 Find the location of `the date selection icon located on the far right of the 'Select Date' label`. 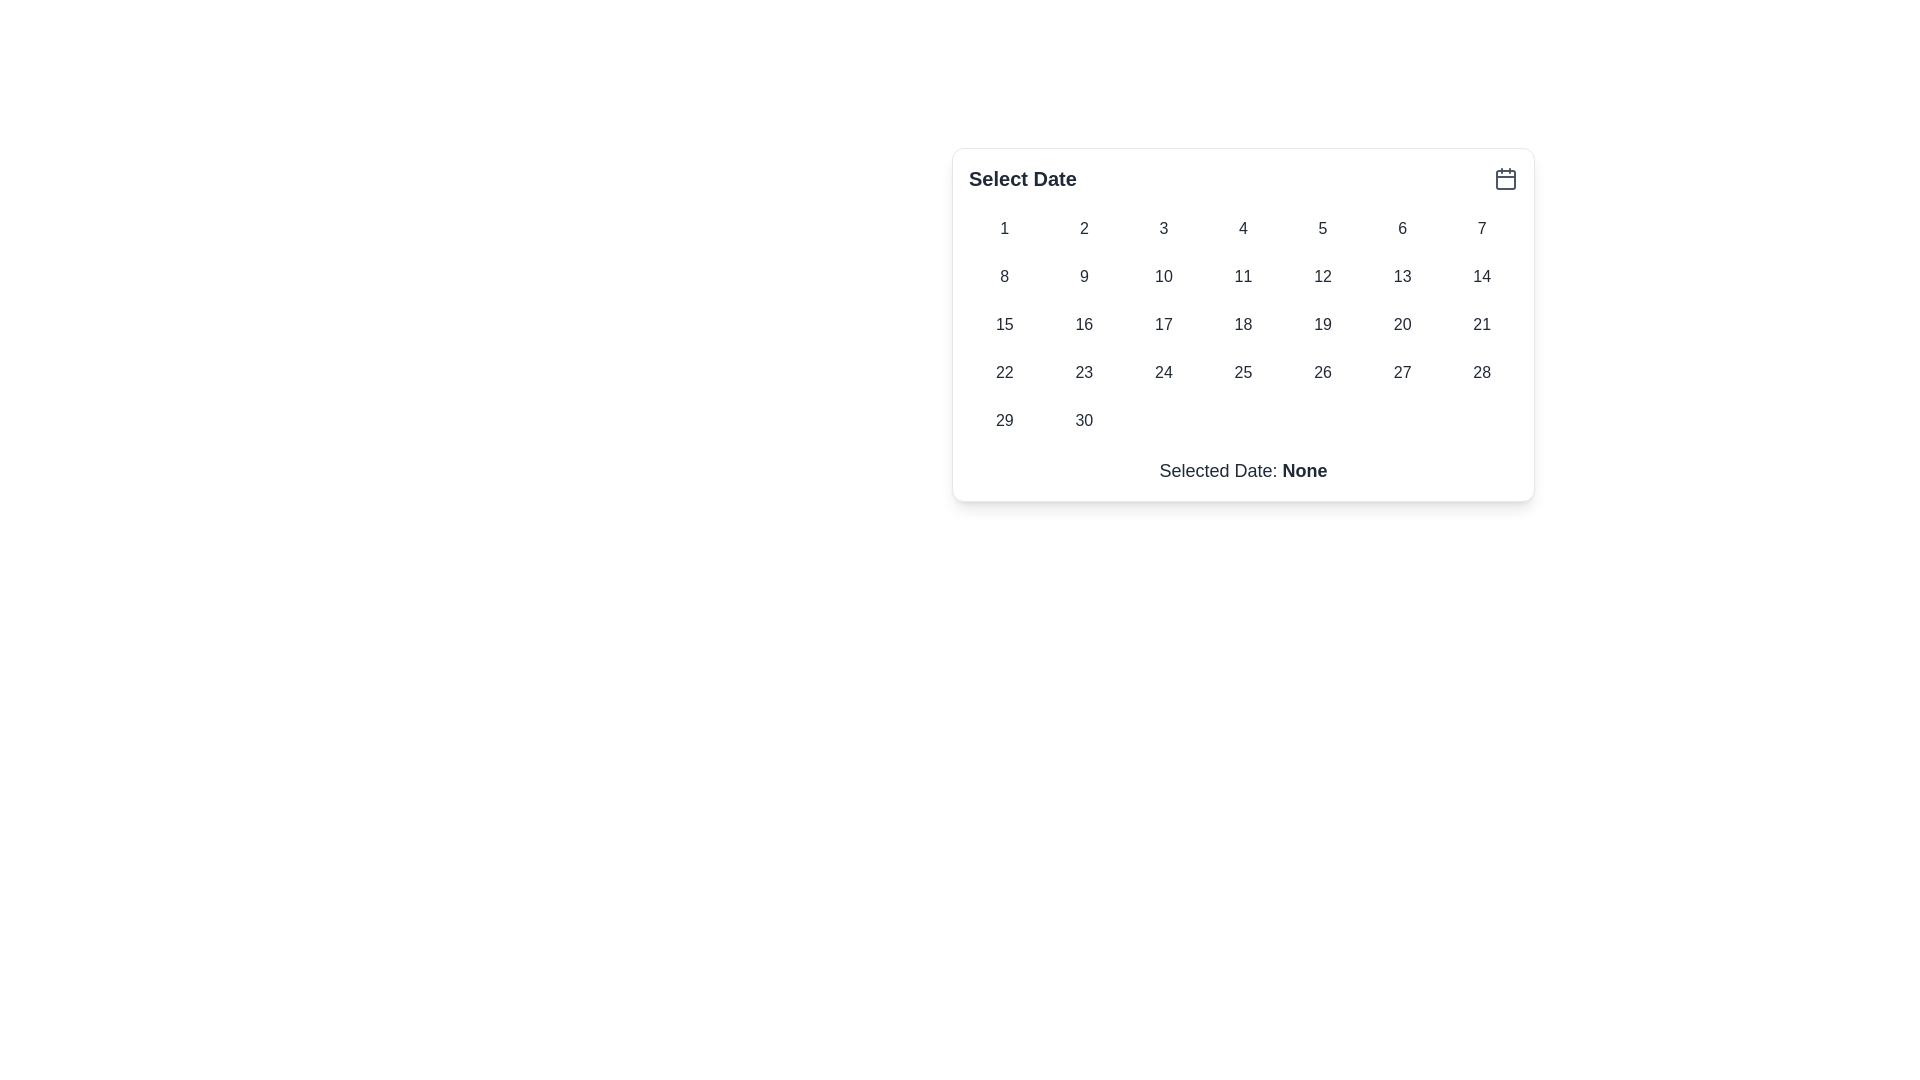

the date selection icon located on the far right of the 'Select Date' label is located at coordinates (1506, 177).